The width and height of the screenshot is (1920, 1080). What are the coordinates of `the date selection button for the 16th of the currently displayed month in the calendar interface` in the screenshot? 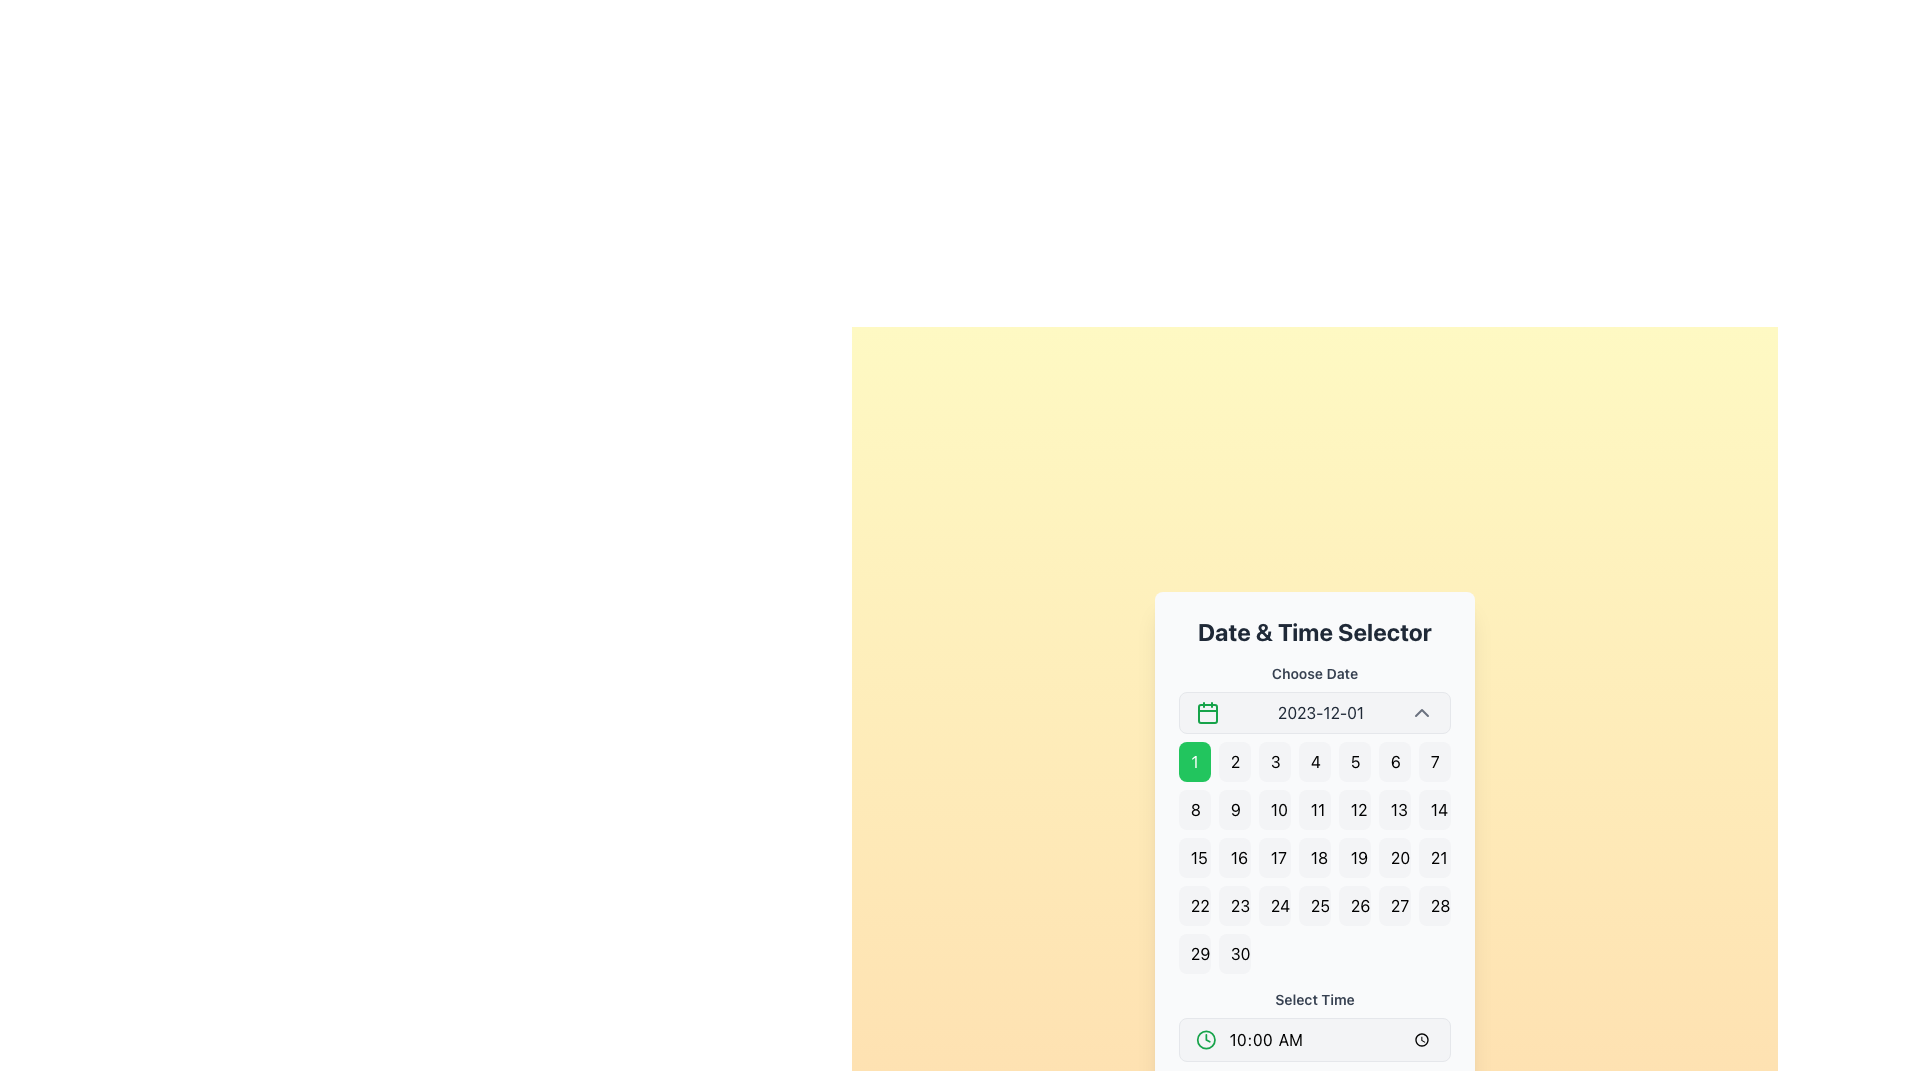 It's located at (1233, 856).